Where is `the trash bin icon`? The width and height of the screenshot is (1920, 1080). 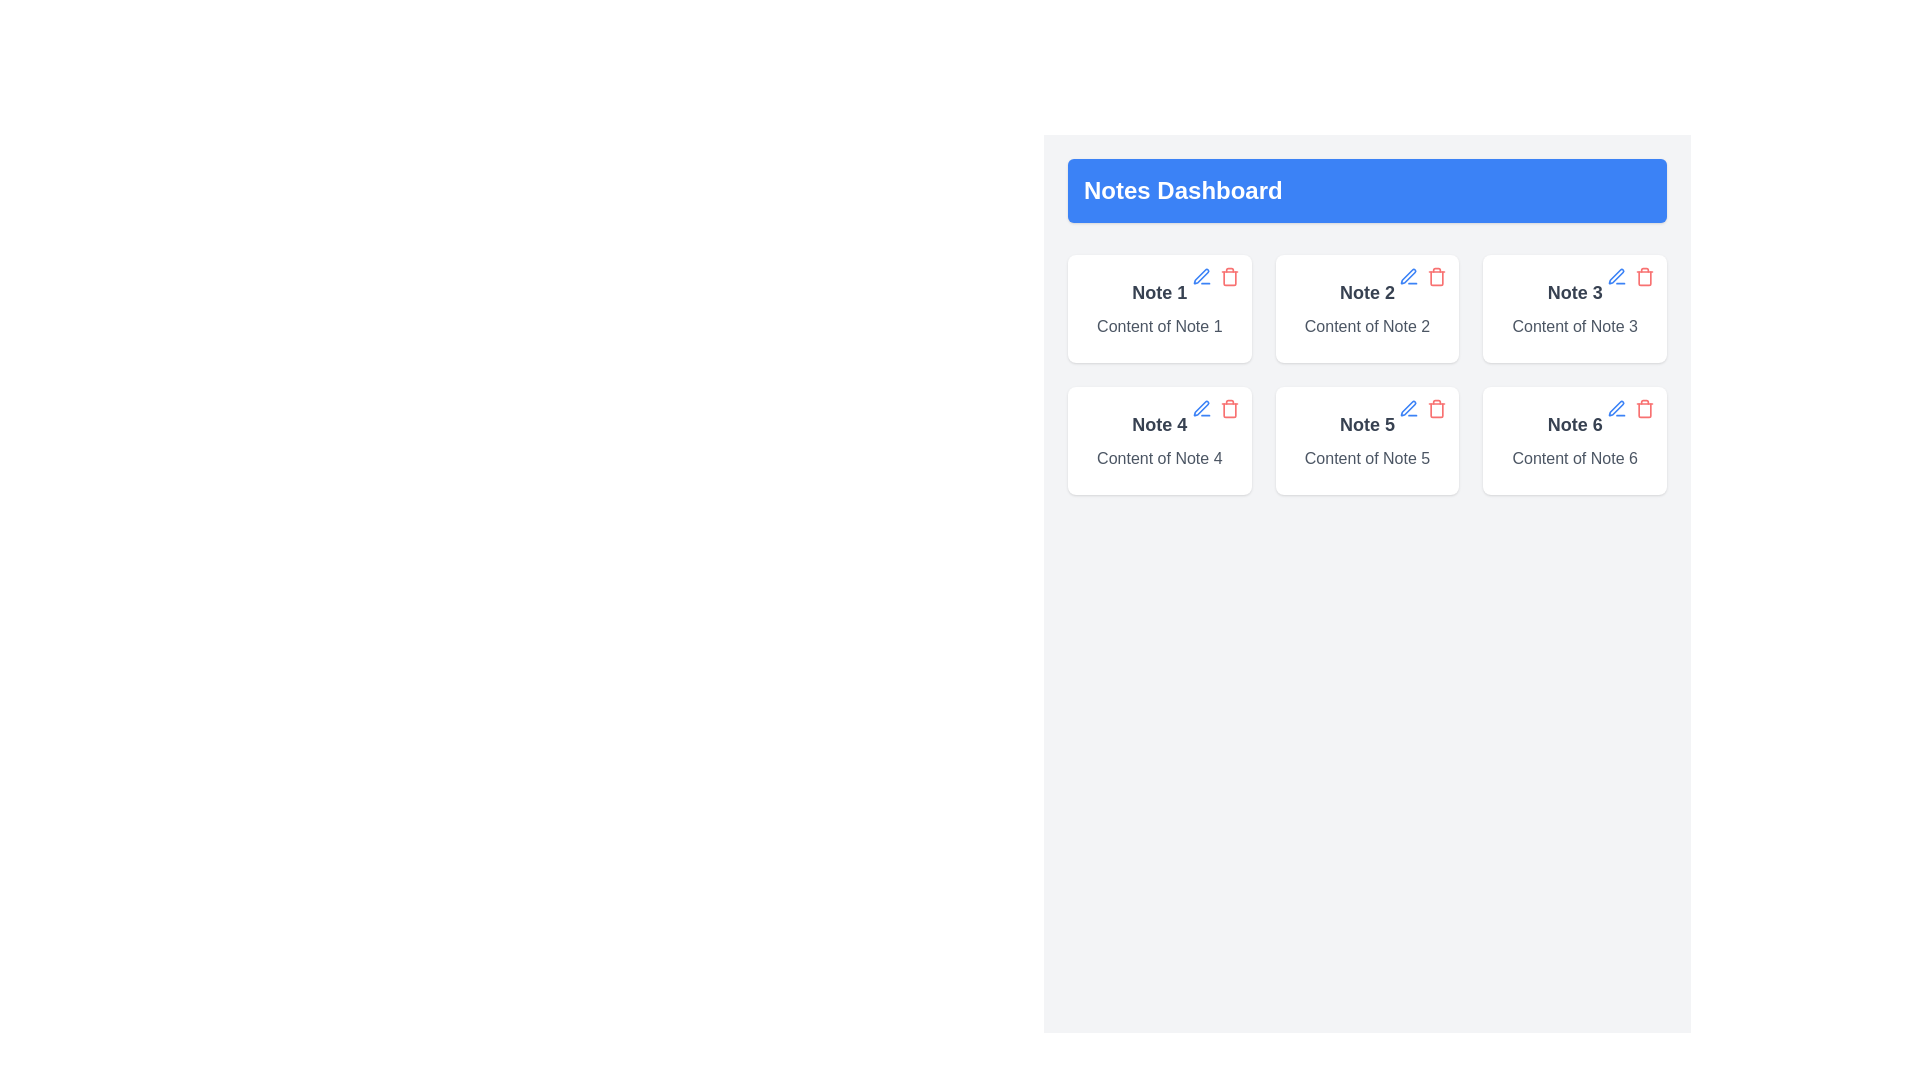
the trash bin icon is located at coordinates (1645, 408).